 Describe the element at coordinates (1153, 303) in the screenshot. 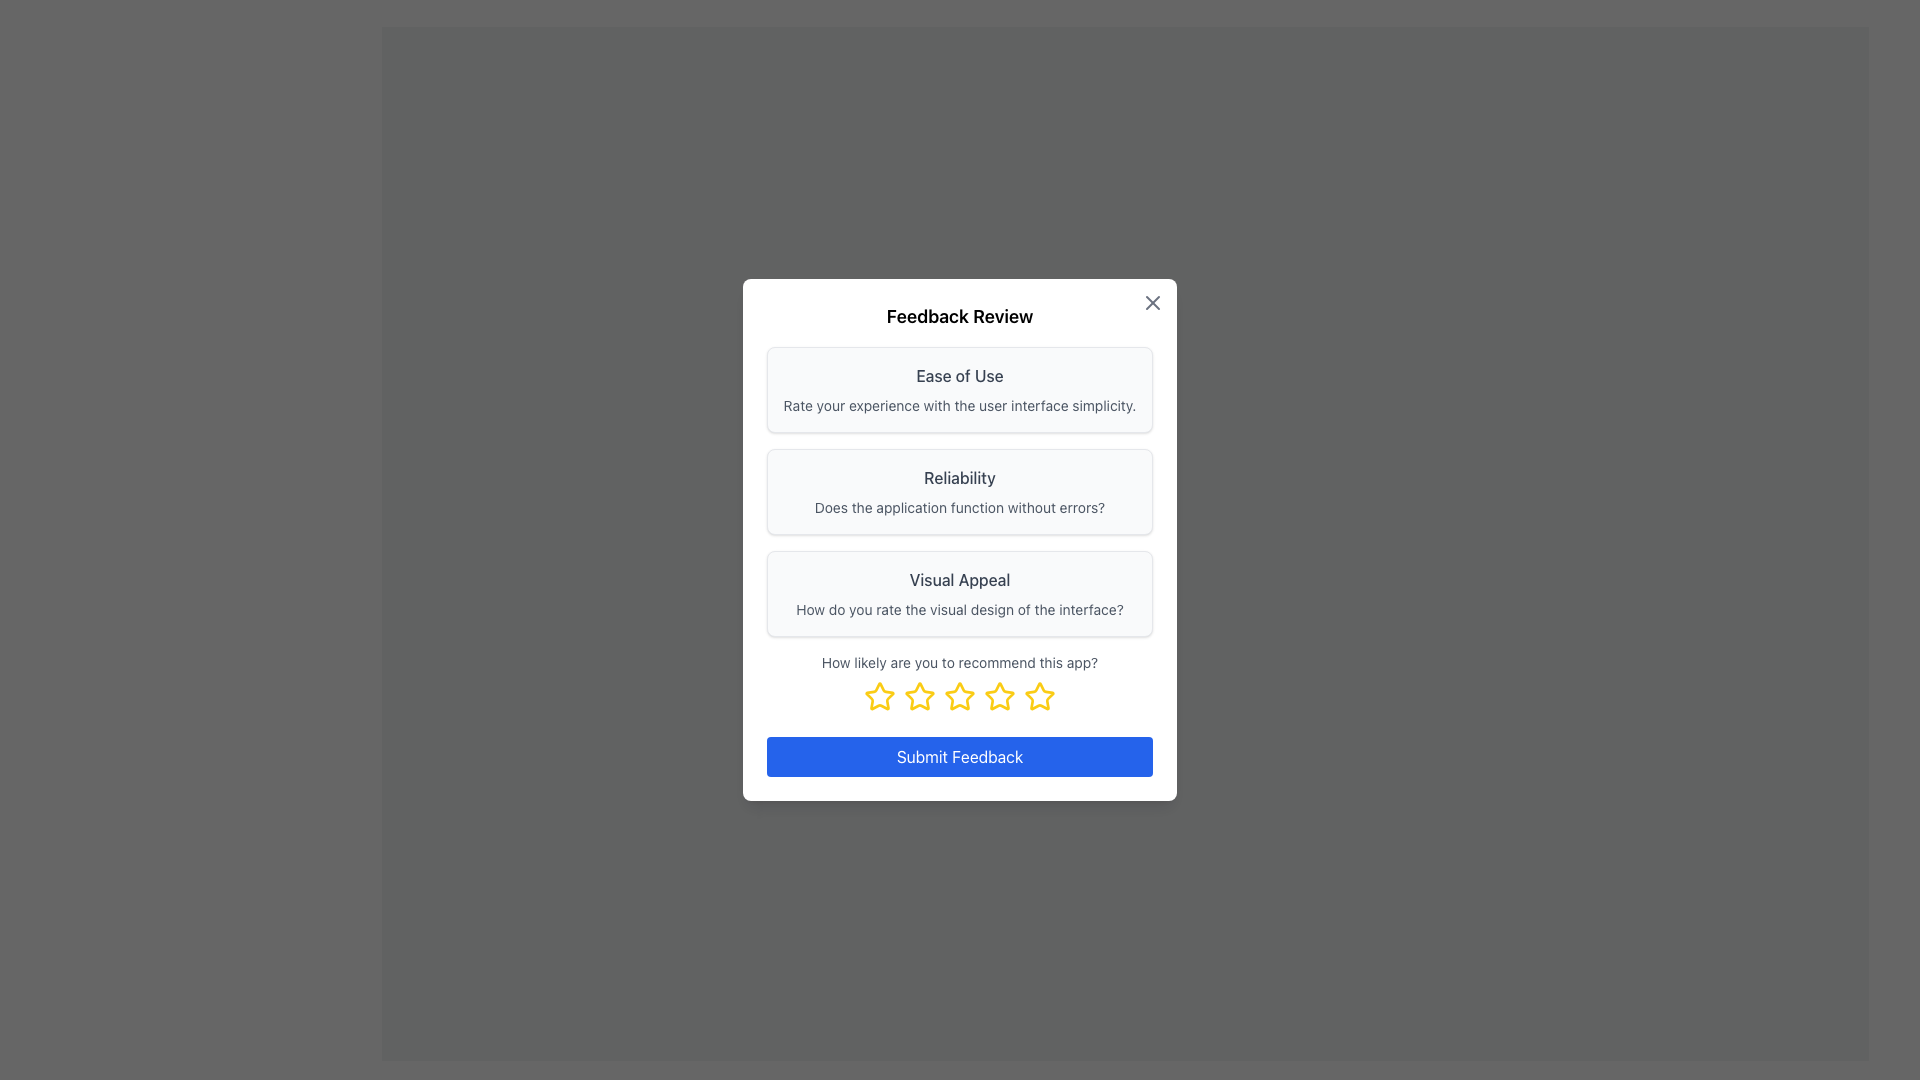

I see `the 'X' icon button in the top right corner of the feedback modal` at that location.